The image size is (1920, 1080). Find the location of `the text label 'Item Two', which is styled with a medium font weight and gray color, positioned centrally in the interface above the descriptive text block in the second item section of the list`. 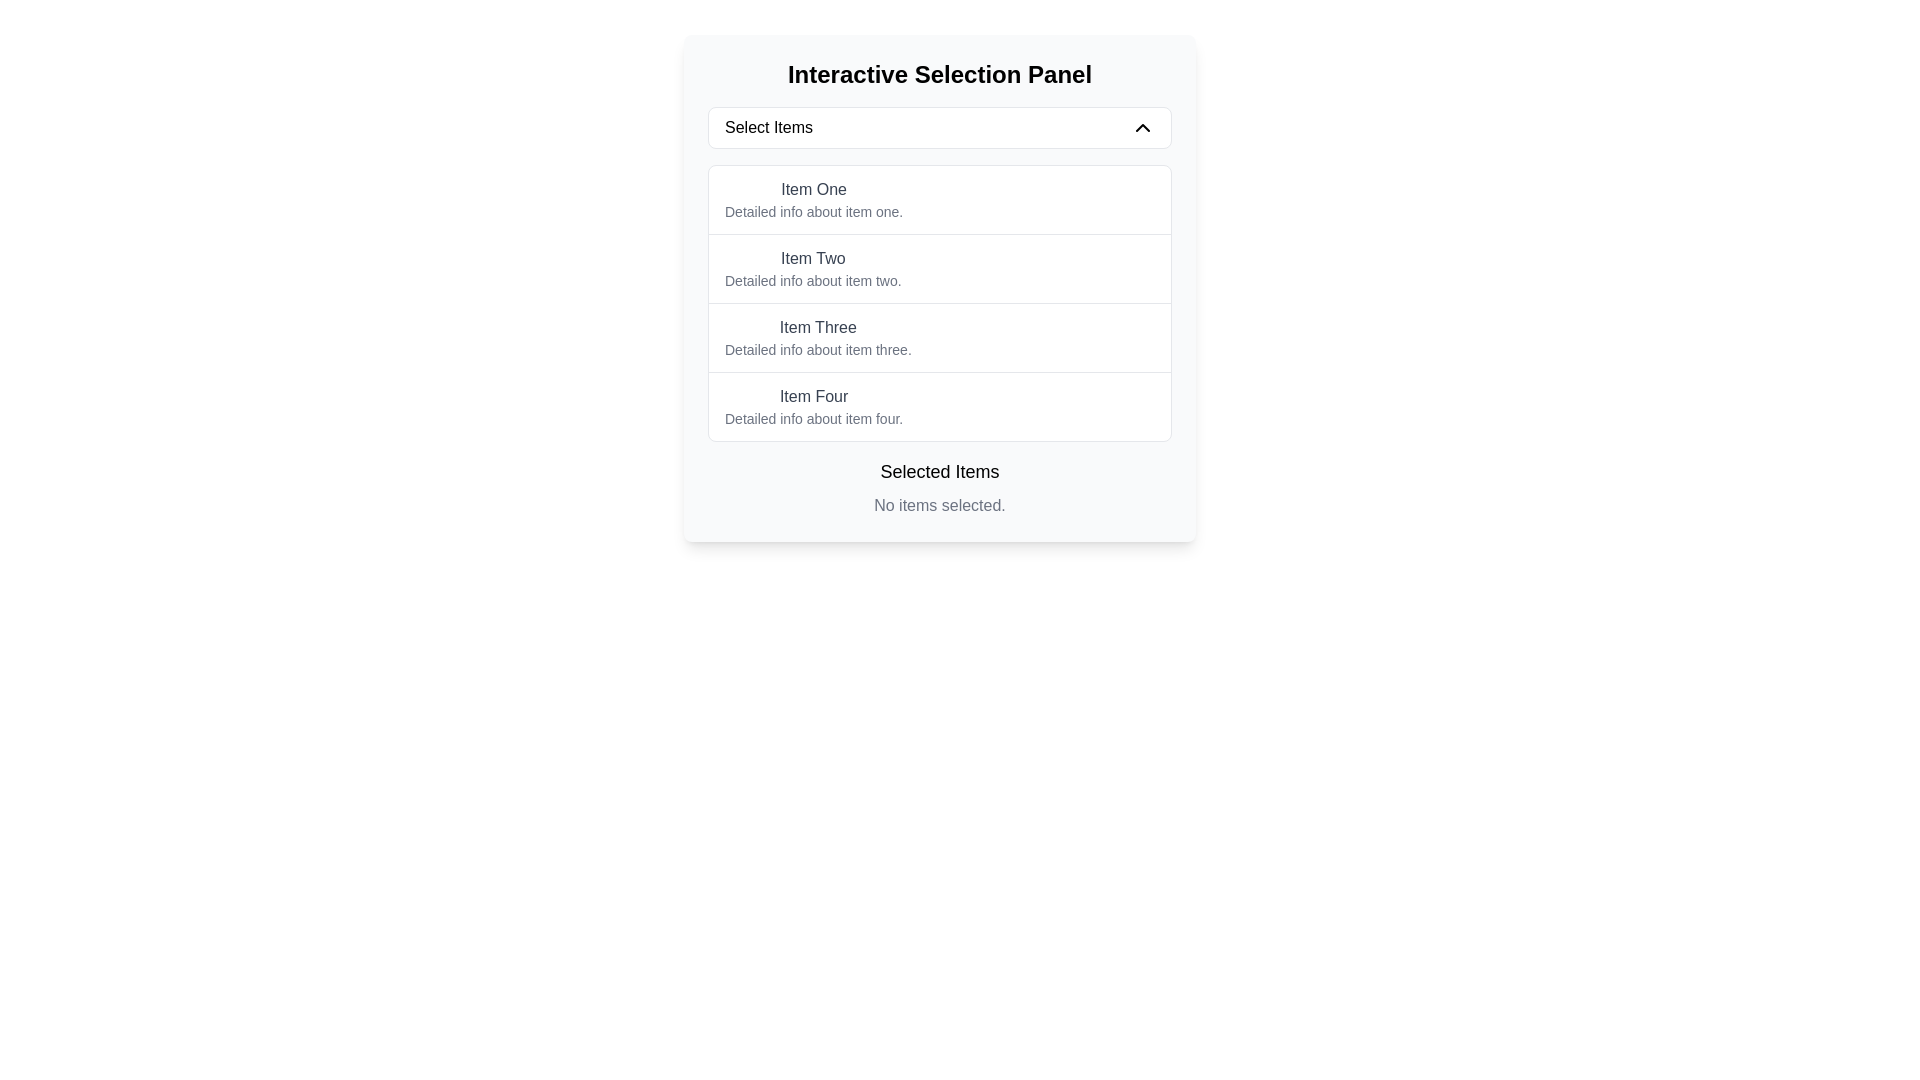

the text label 'Item Two', which is styled with a medium font weight and gray color, positioned centrally in the interface above the descriptive text block in the second item section of the list is located at coordinates (813, 257).